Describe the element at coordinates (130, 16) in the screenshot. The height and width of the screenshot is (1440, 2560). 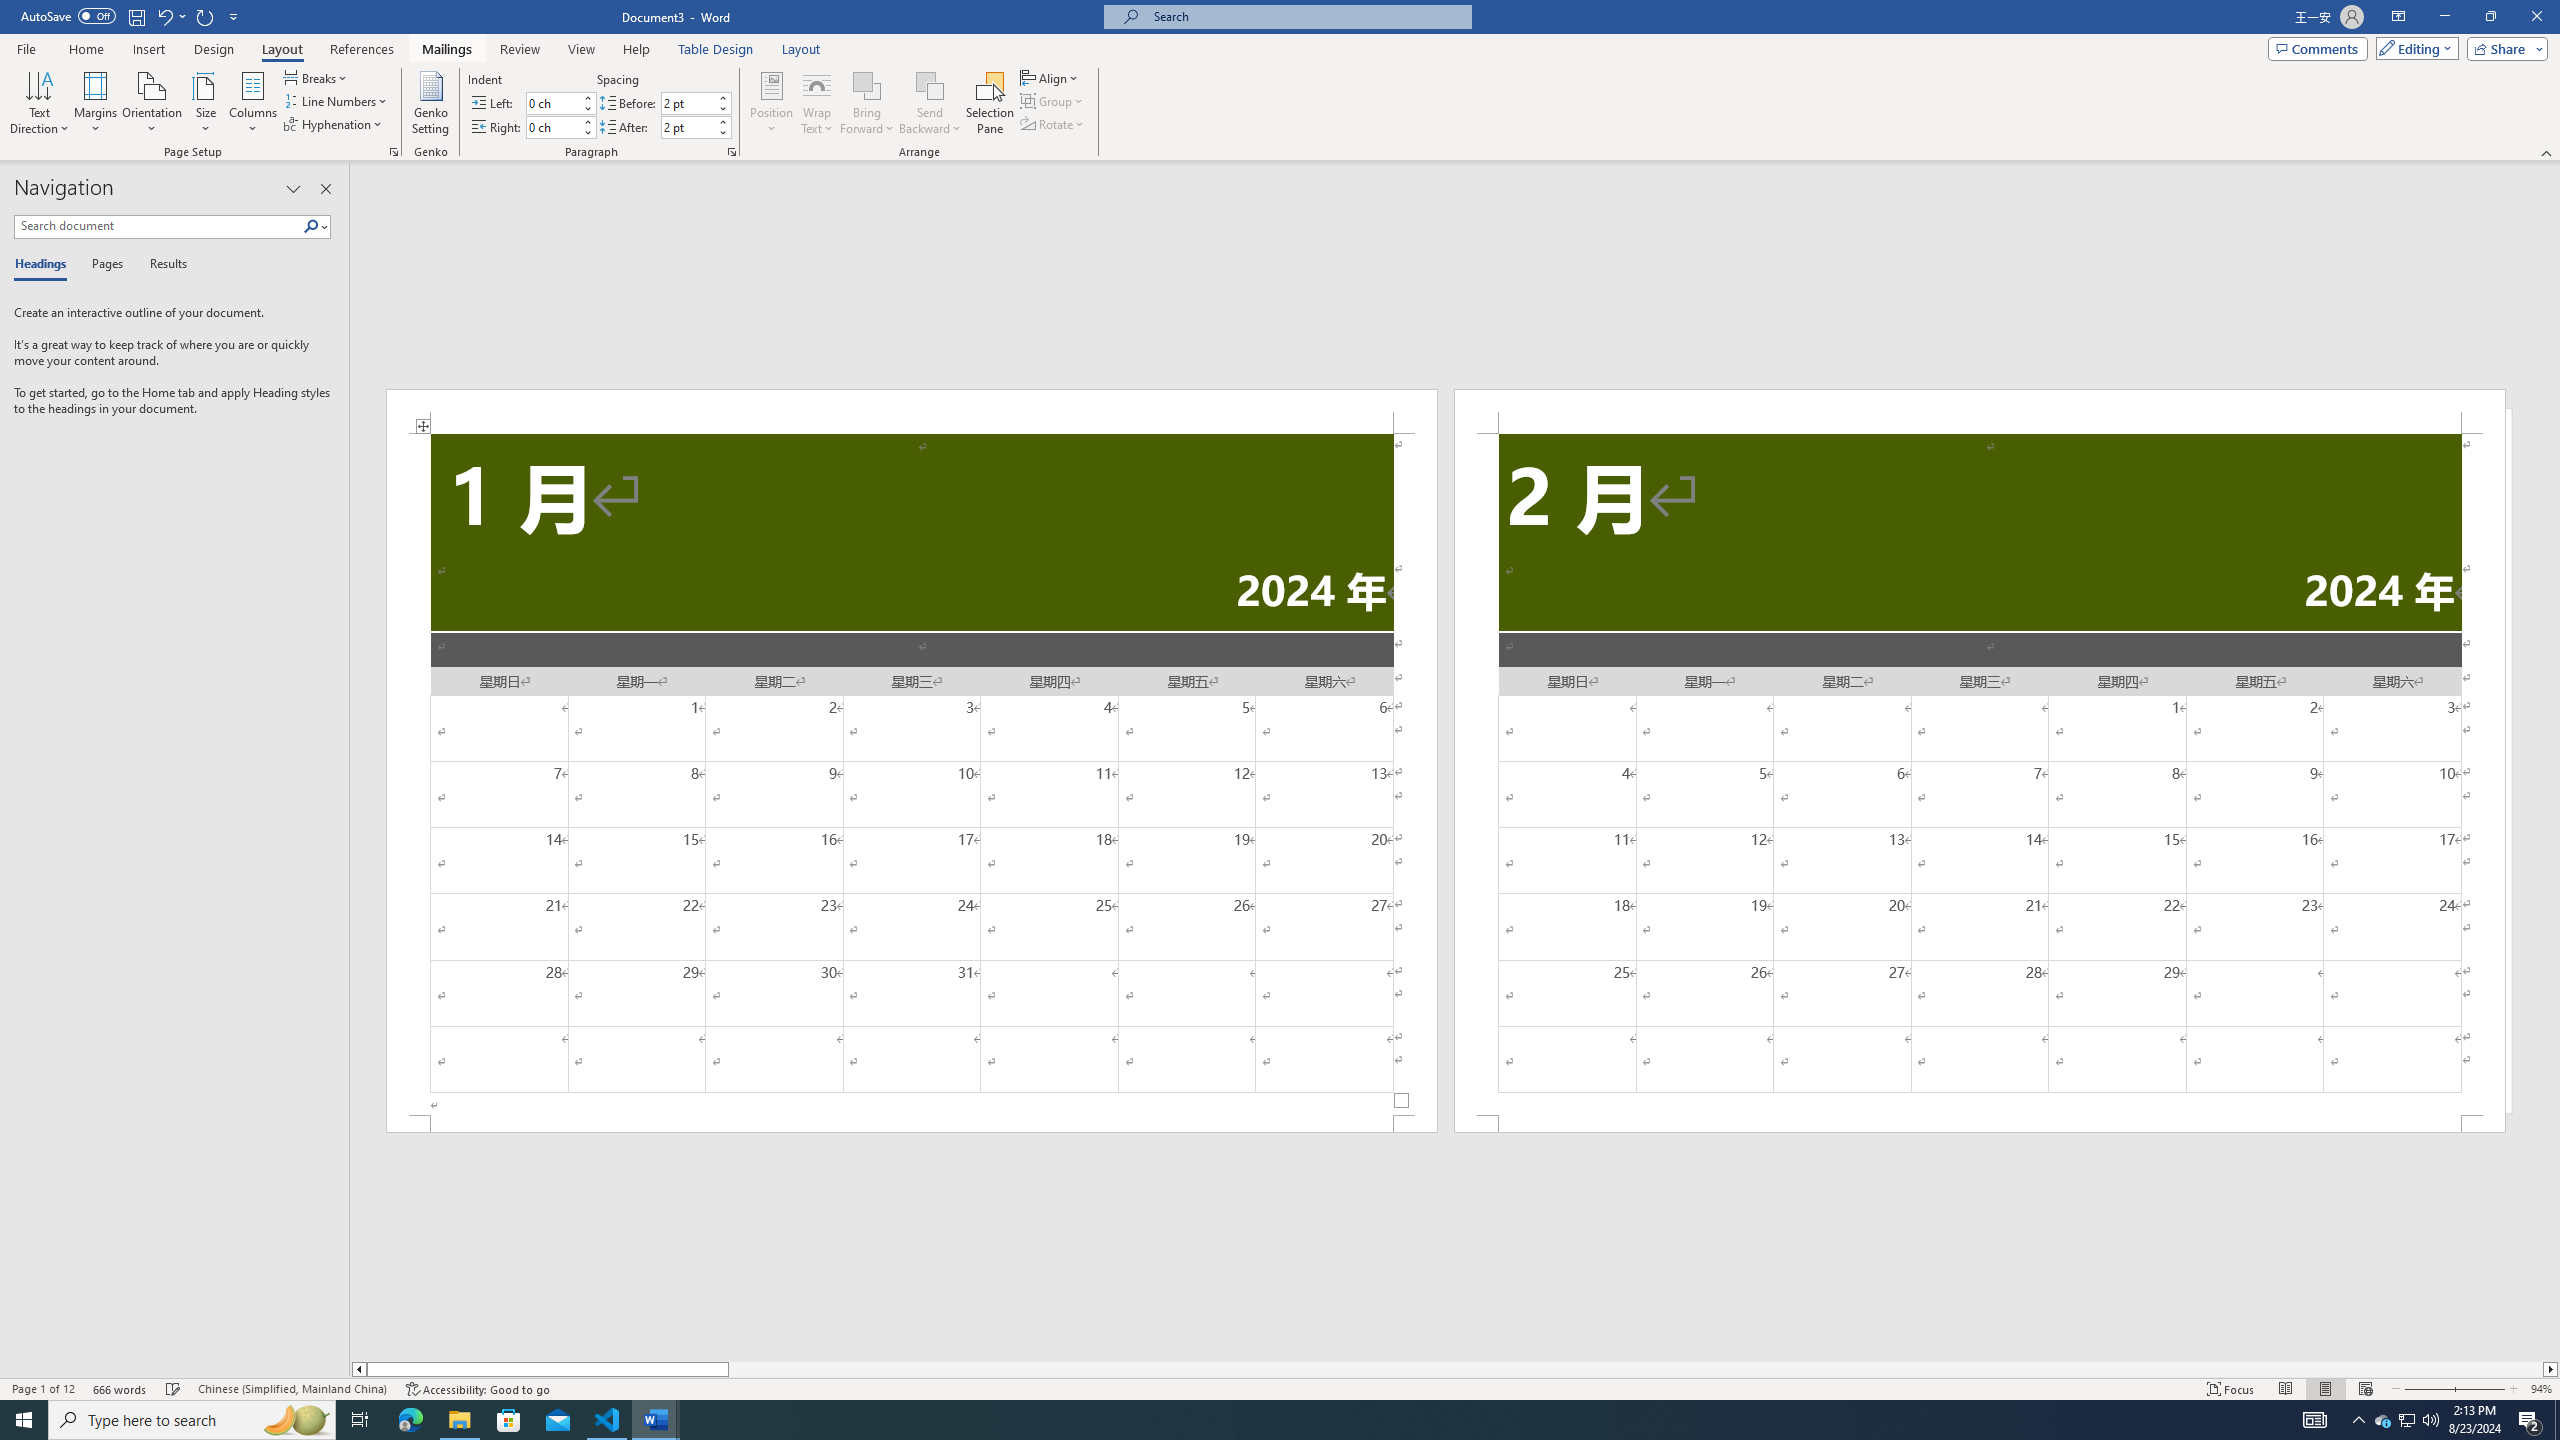
I see `'Quick Access Toolbar'` at that location.